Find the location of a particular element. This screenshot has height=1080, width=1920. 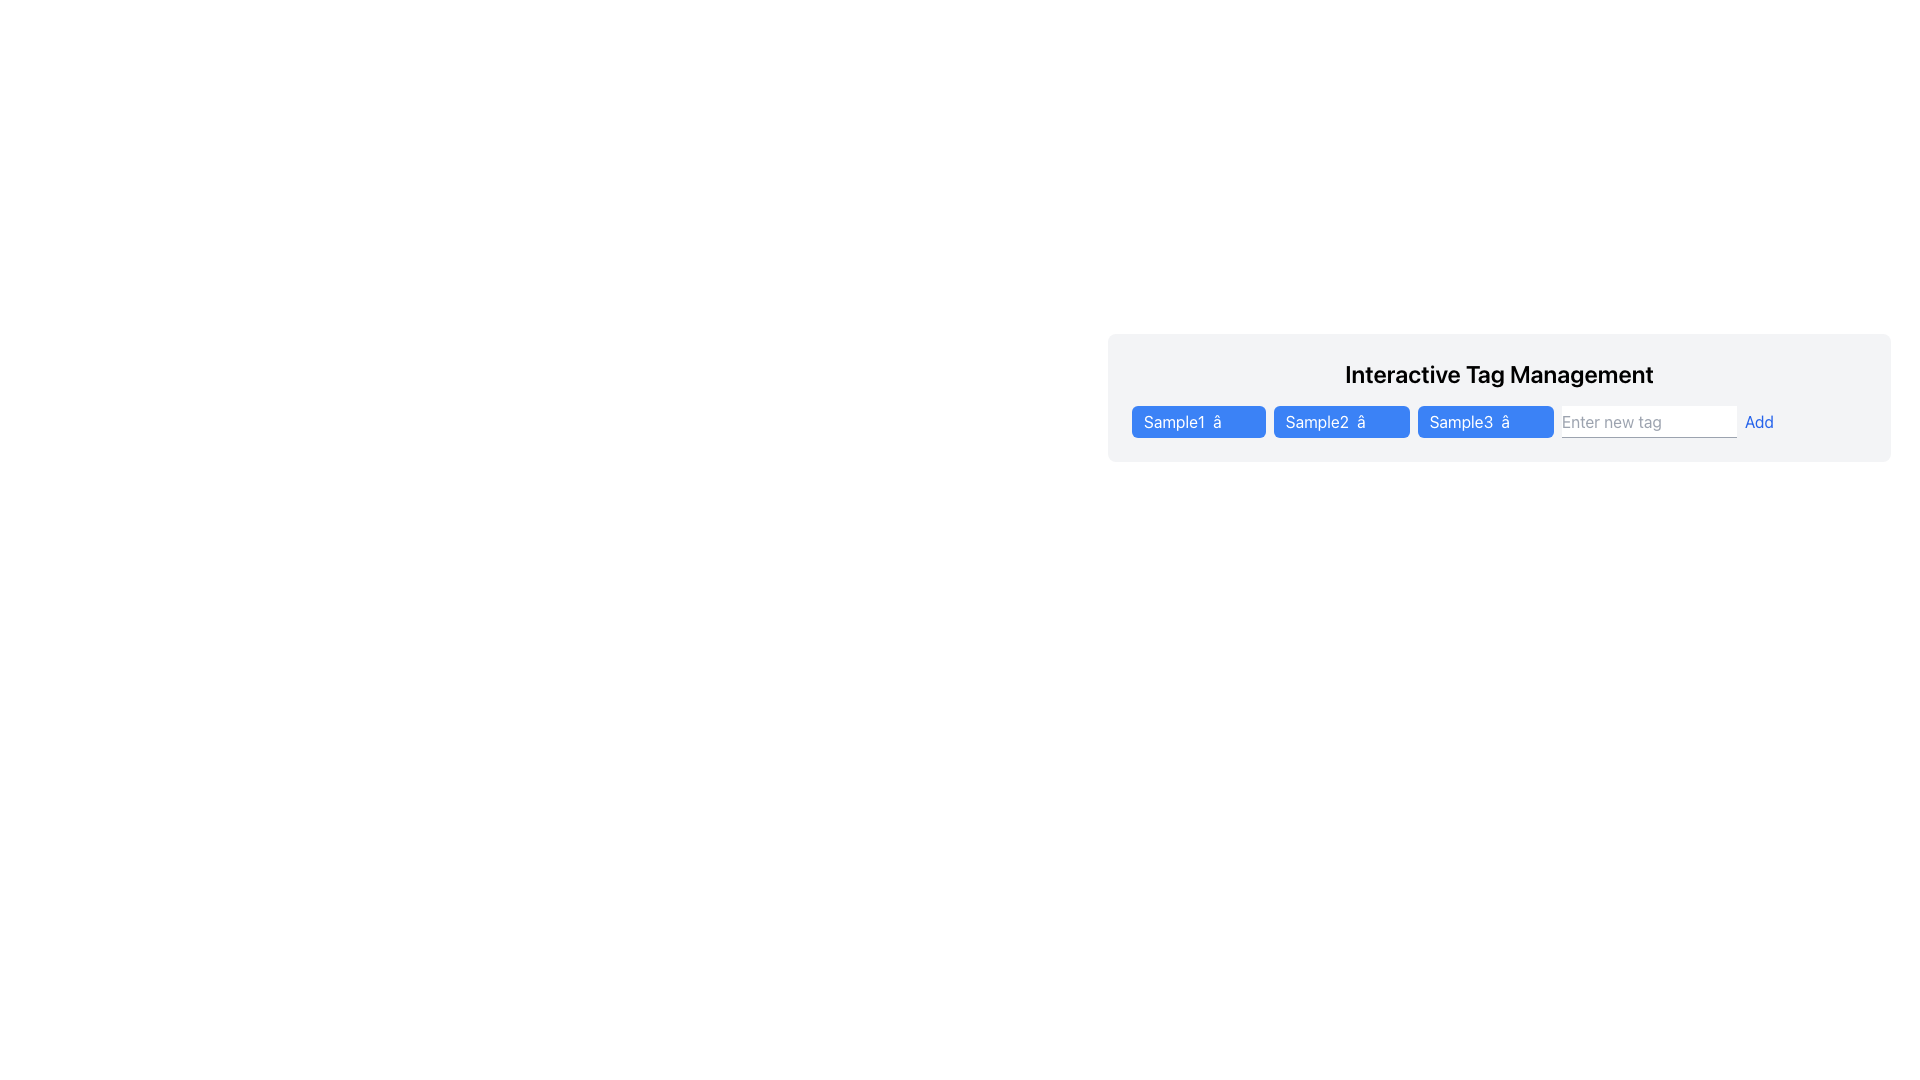

the first button in the 'Interactive Tag Management' section, which is positioned near the upper-right corner of the interface and is marked with a checkmark symbol is located at coordinates (1198, 420).